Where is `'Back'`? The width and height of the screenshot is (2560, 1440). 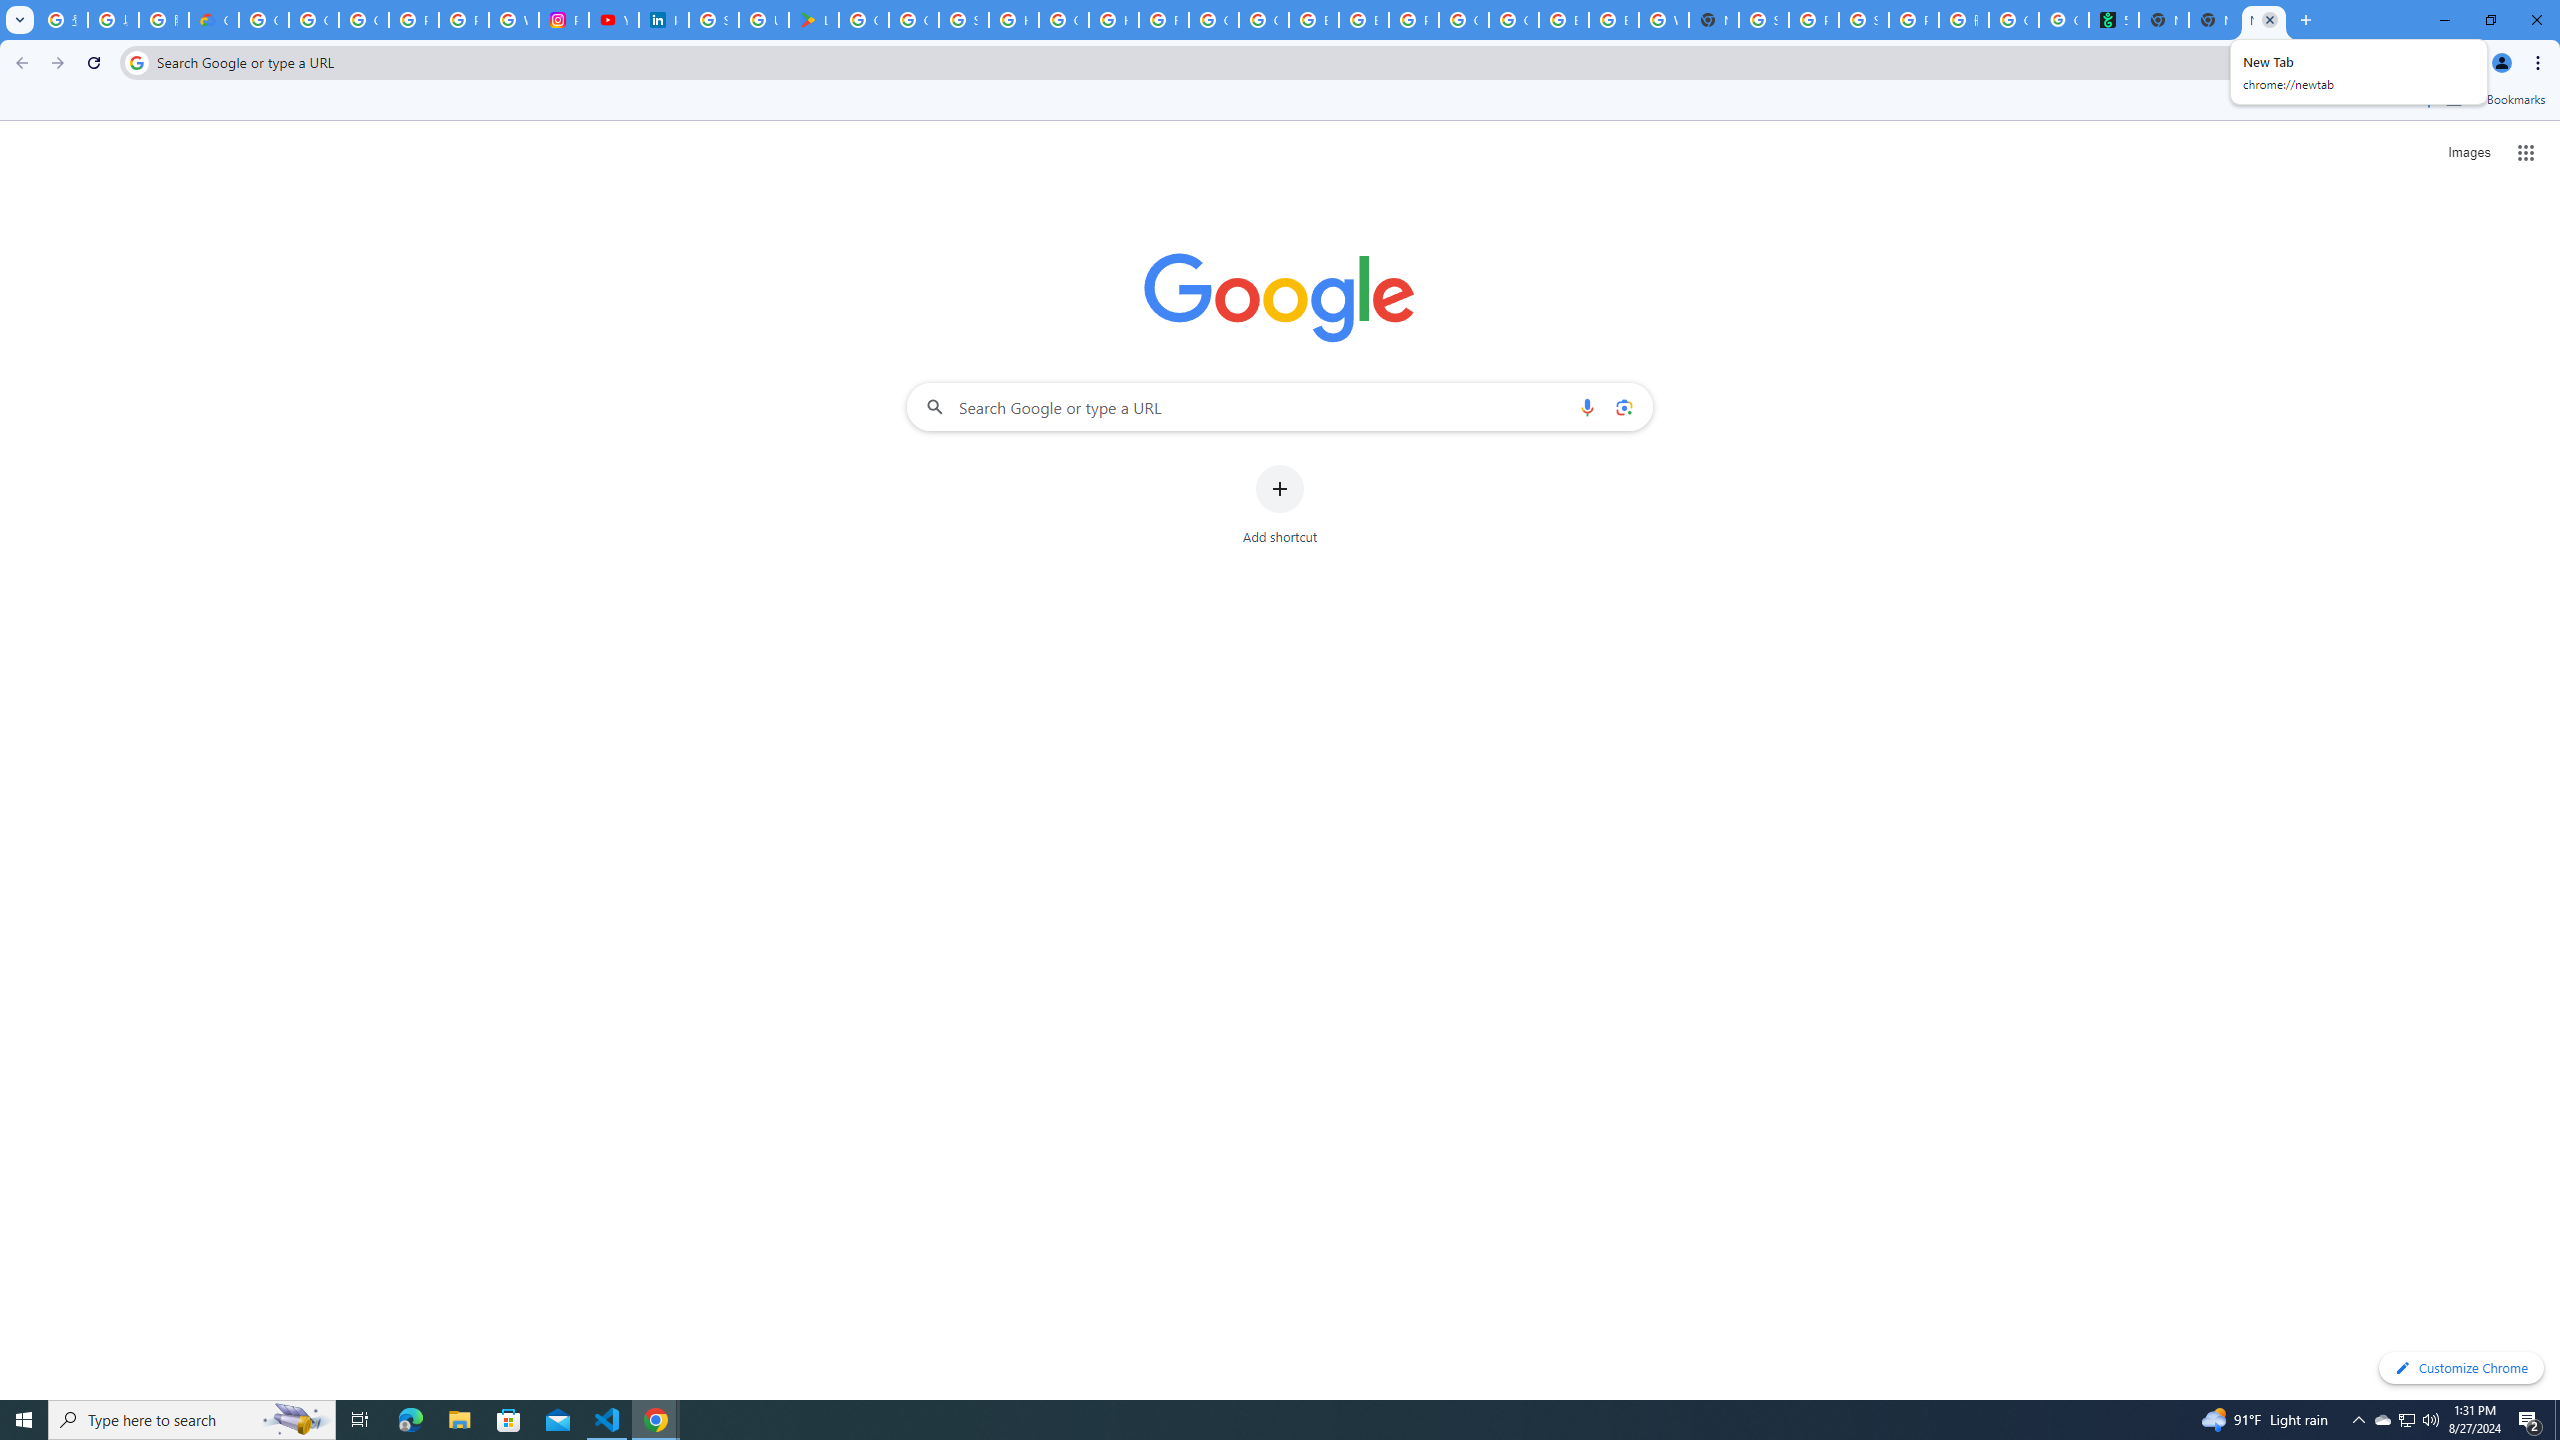
'Back' is located at coordinates (19, 62).